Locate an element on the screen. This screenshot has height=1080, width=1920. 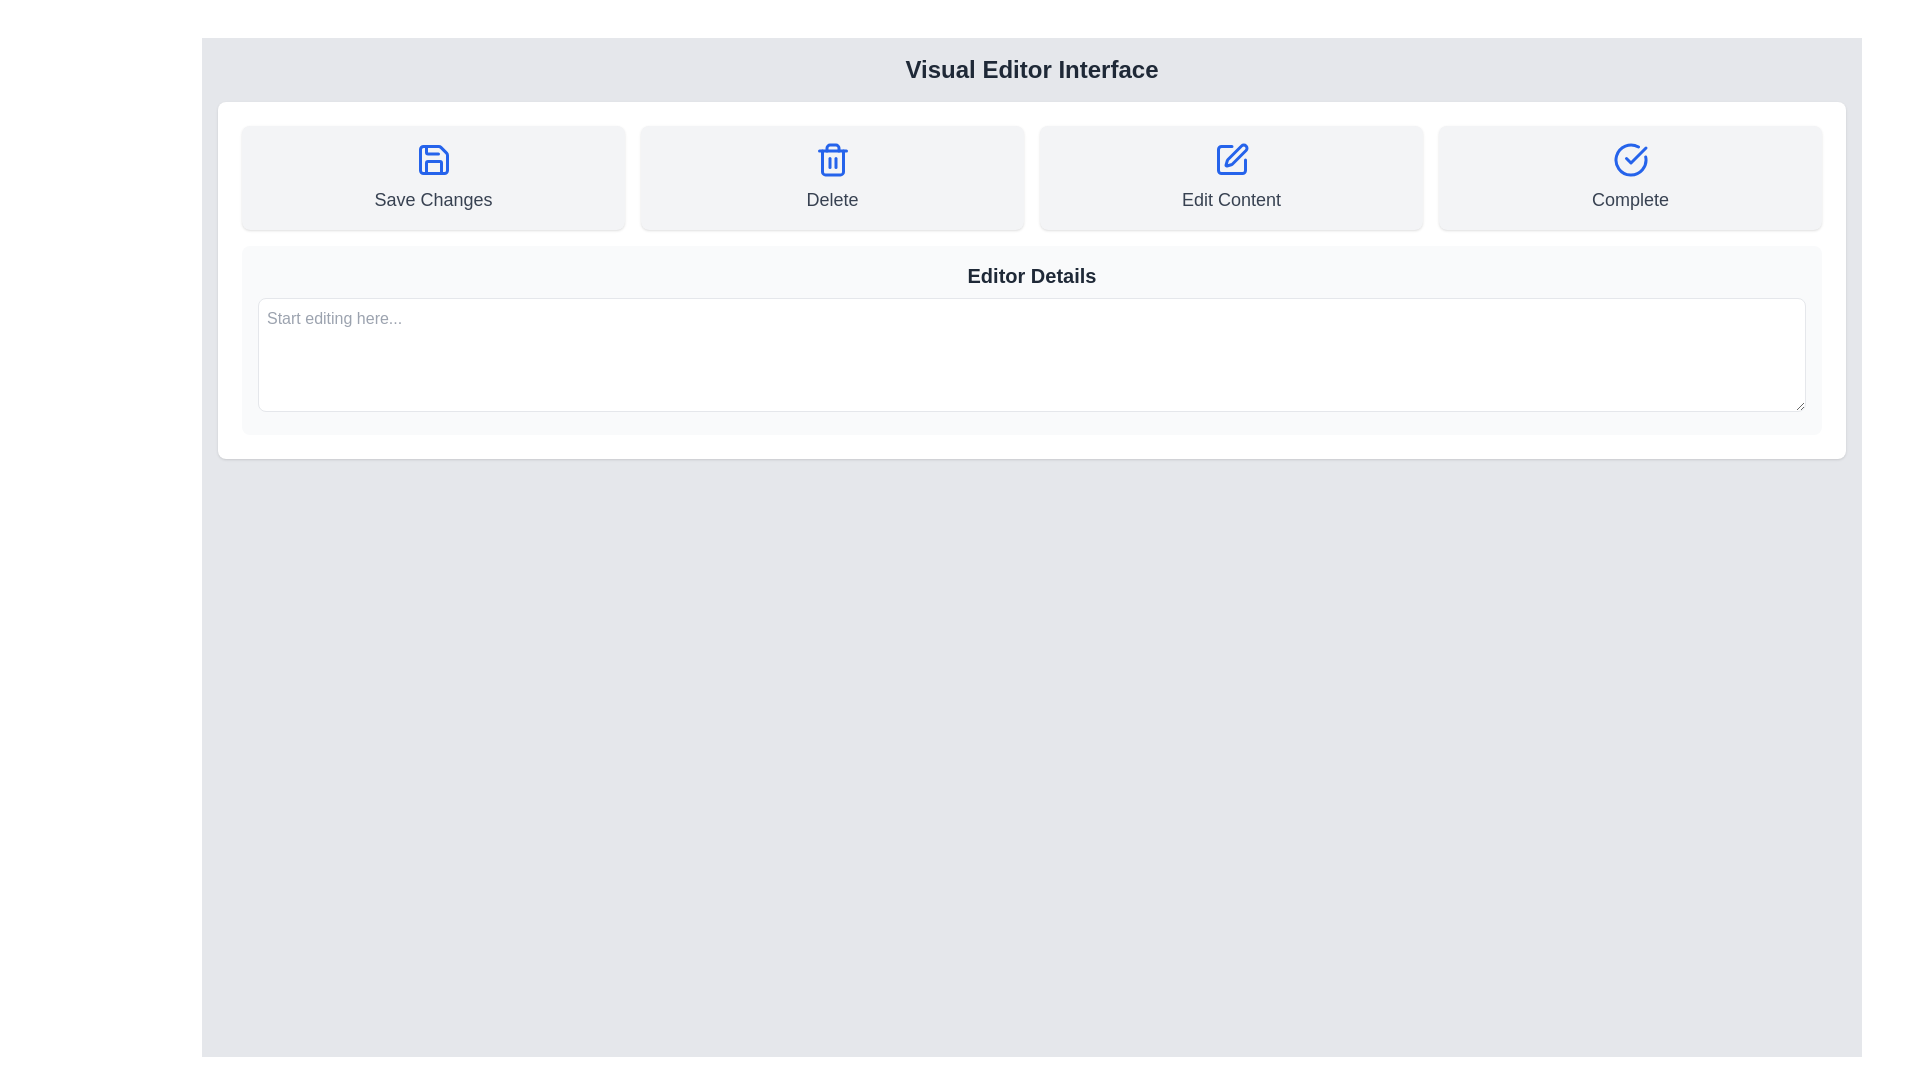
the third button in a group of four horizontally aligned buttons located near the top-center of the interface to trigger any hover effects is located at coordinates (1230, 176).